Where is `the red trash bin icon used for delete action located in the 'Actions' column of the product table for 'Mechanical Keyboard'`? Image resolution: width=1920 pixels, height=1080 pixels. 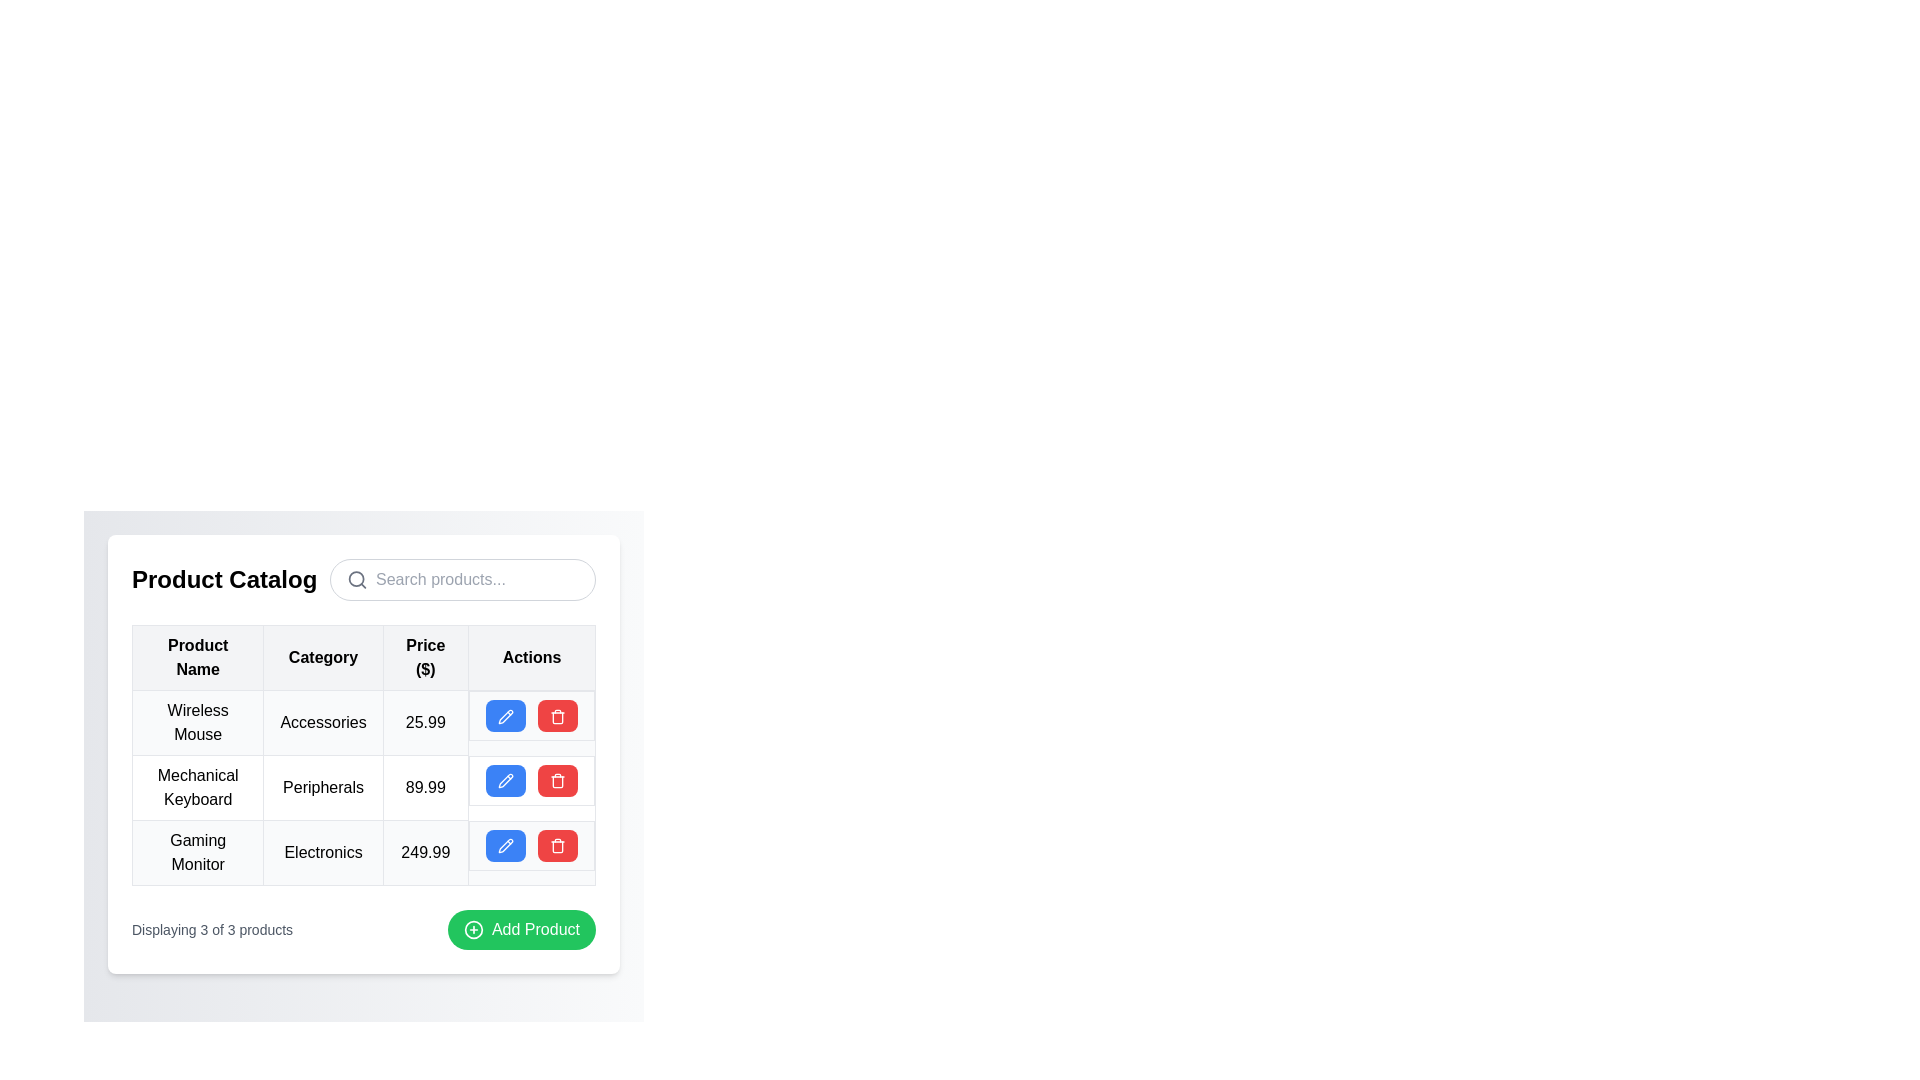
the red trash bin icon used for delete action located in the 'Actions' column of the product table for 'Mechanical Keyboard' is located at coordinates (557, 780).